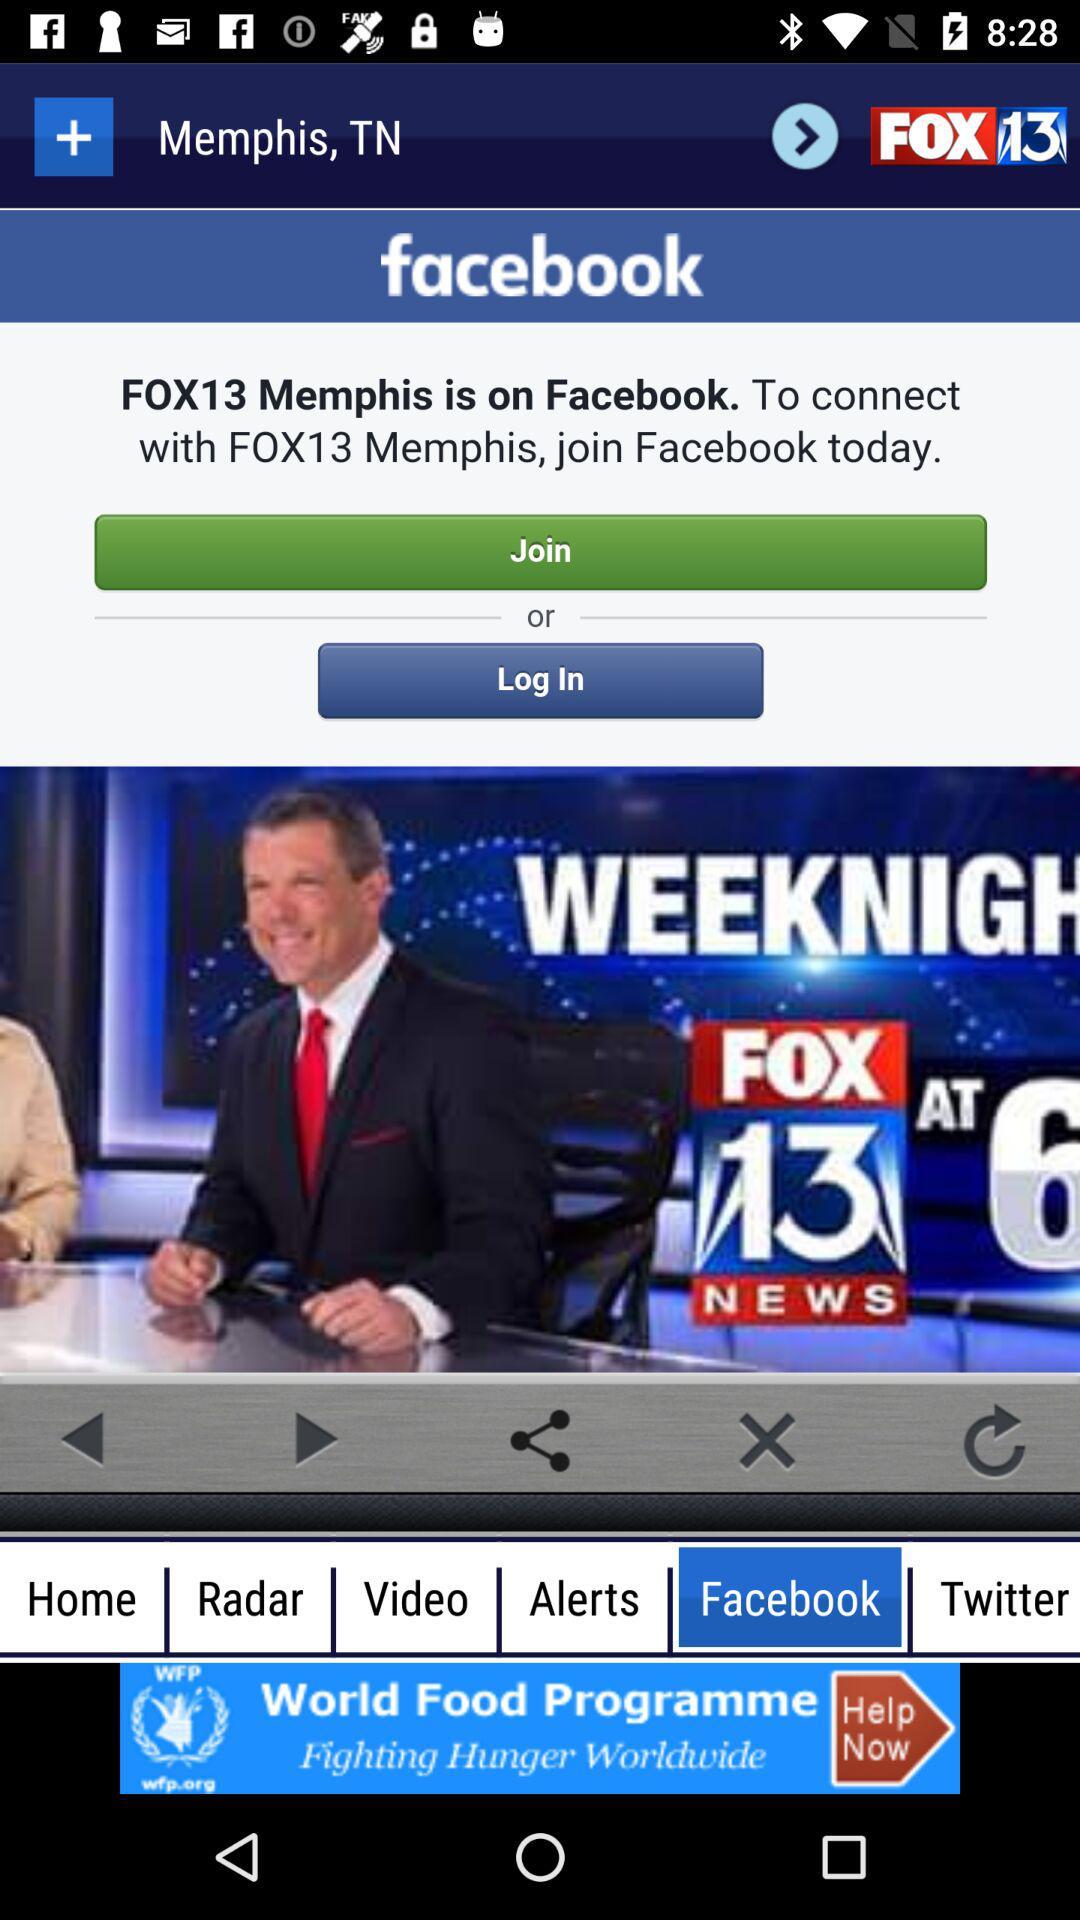  I want to click on refresh, so click(994, 1440).